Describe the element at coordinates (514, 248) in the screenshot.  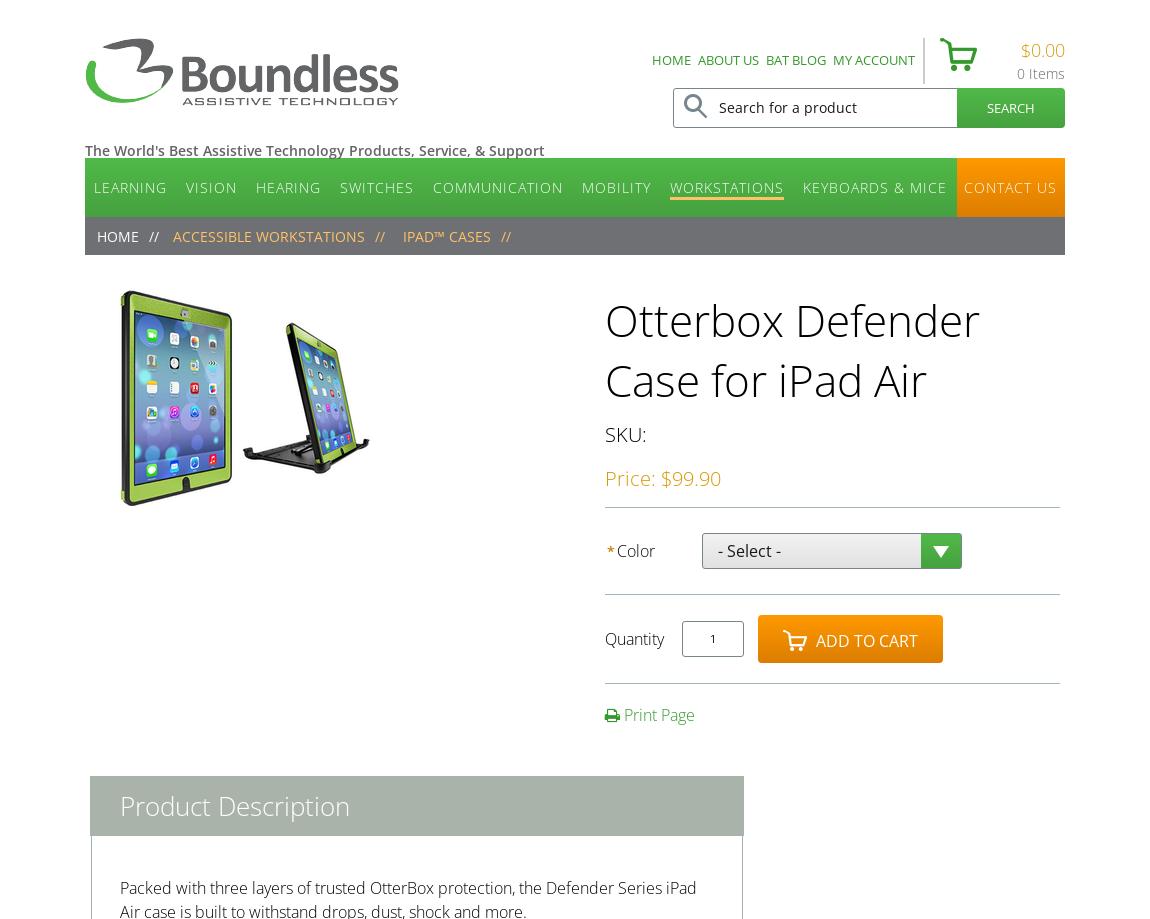
I see `'Basic Communicators'` at that location.